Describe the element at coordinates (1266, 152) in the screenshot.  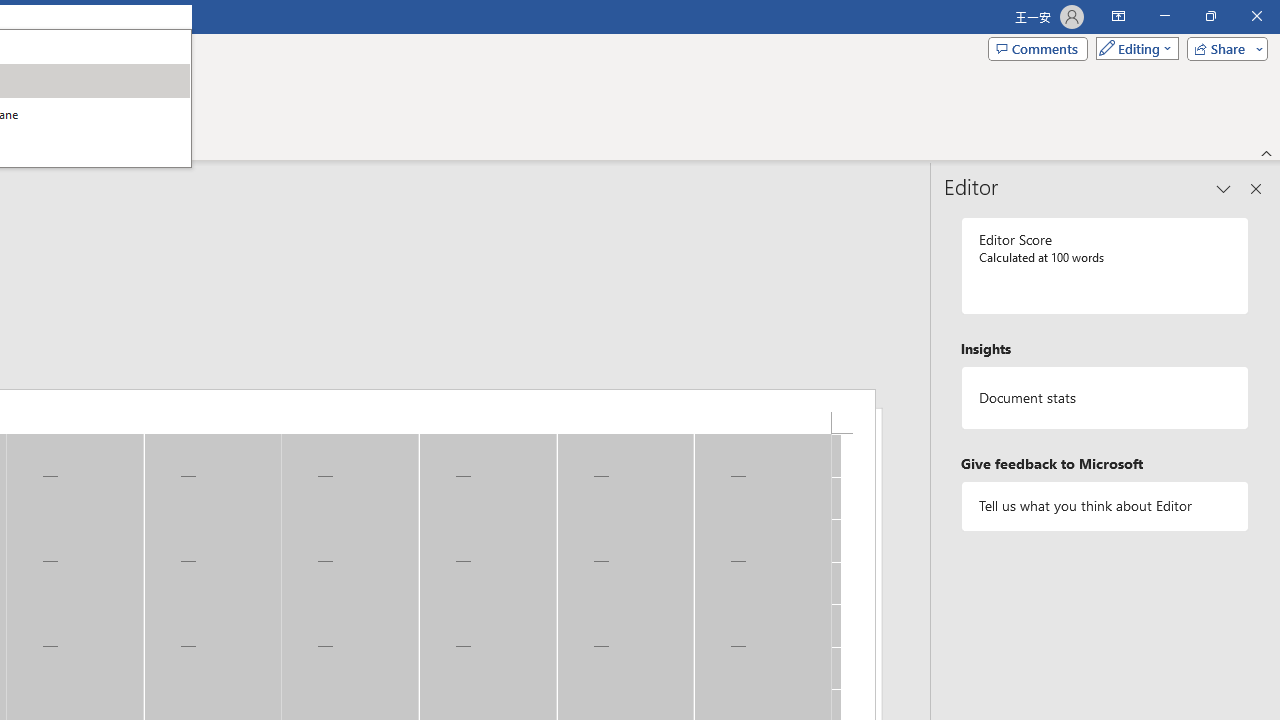
I see `'Collapse the Ribbon'` at that location.